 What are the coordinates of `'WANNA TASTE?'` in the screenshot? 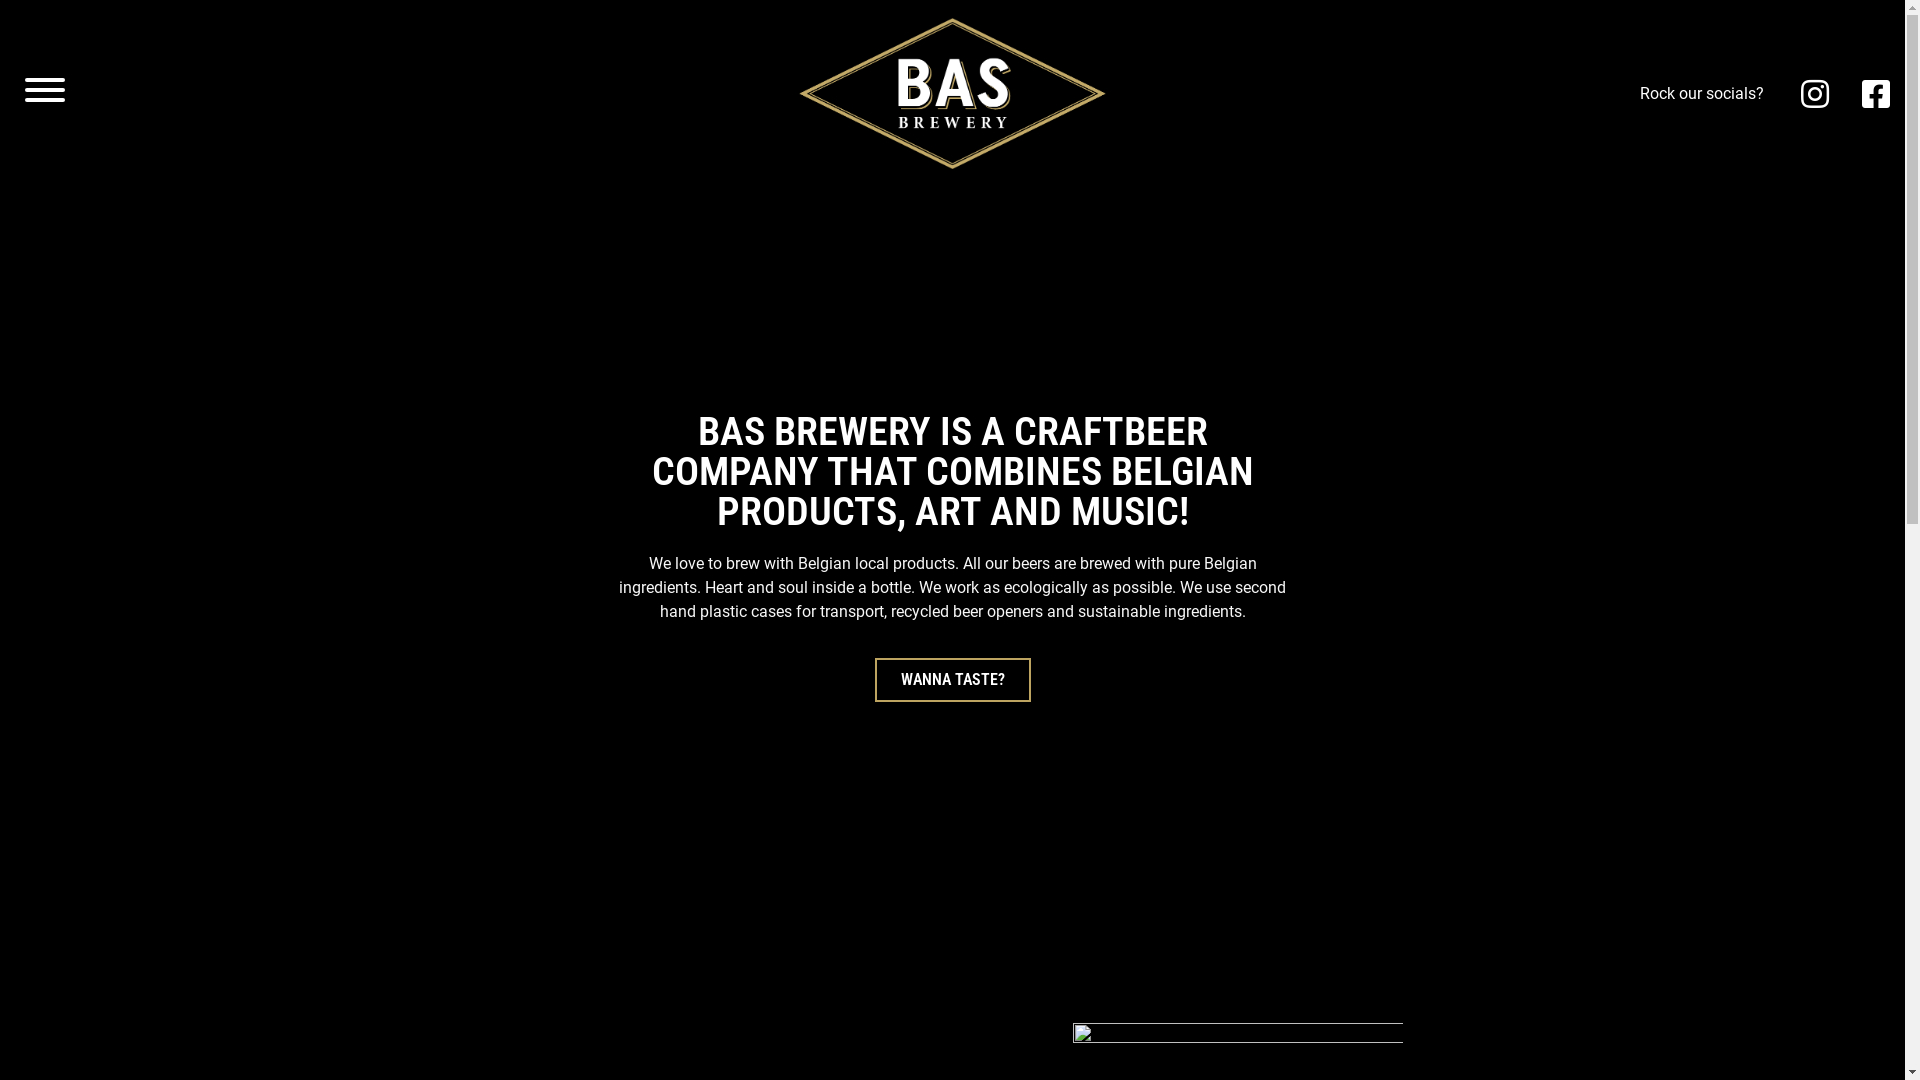 It's located at (950, 678).